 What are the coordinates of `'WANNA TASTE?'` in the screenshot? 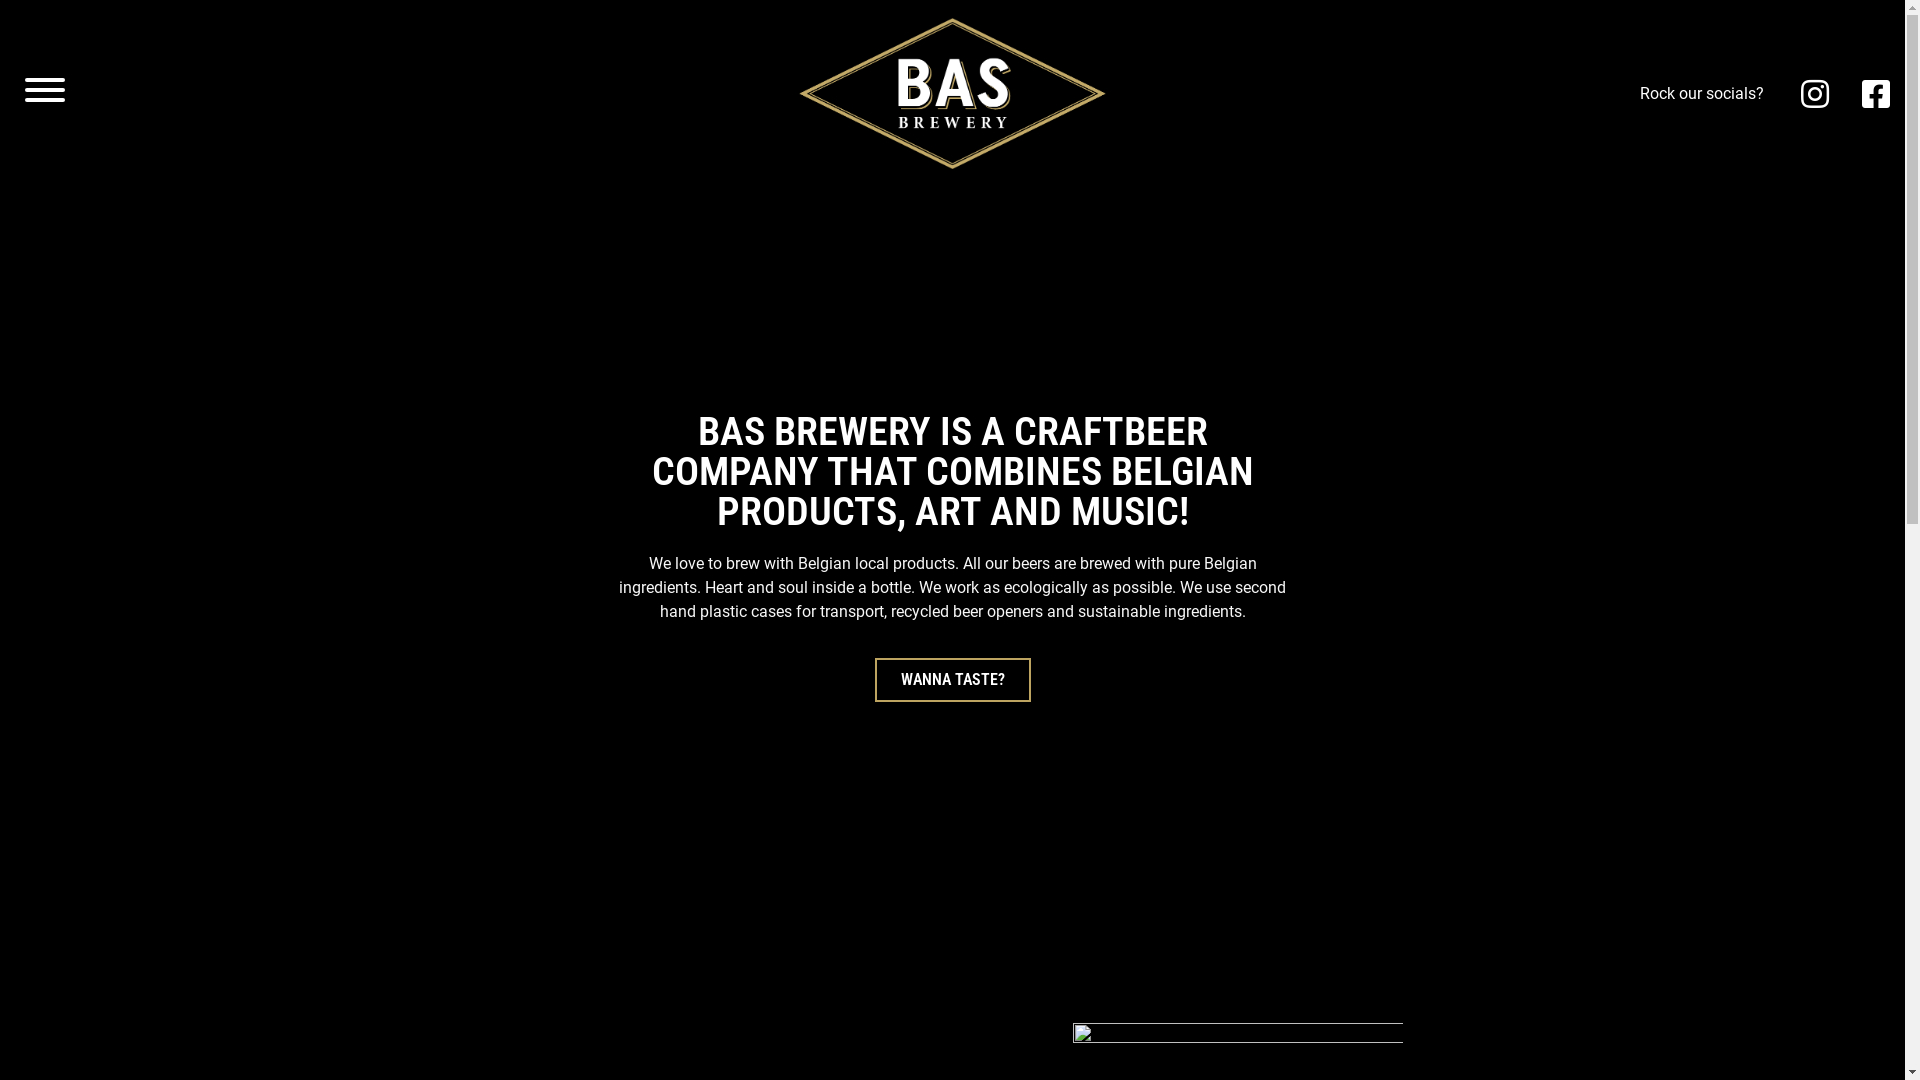 It's located at (950, 678).